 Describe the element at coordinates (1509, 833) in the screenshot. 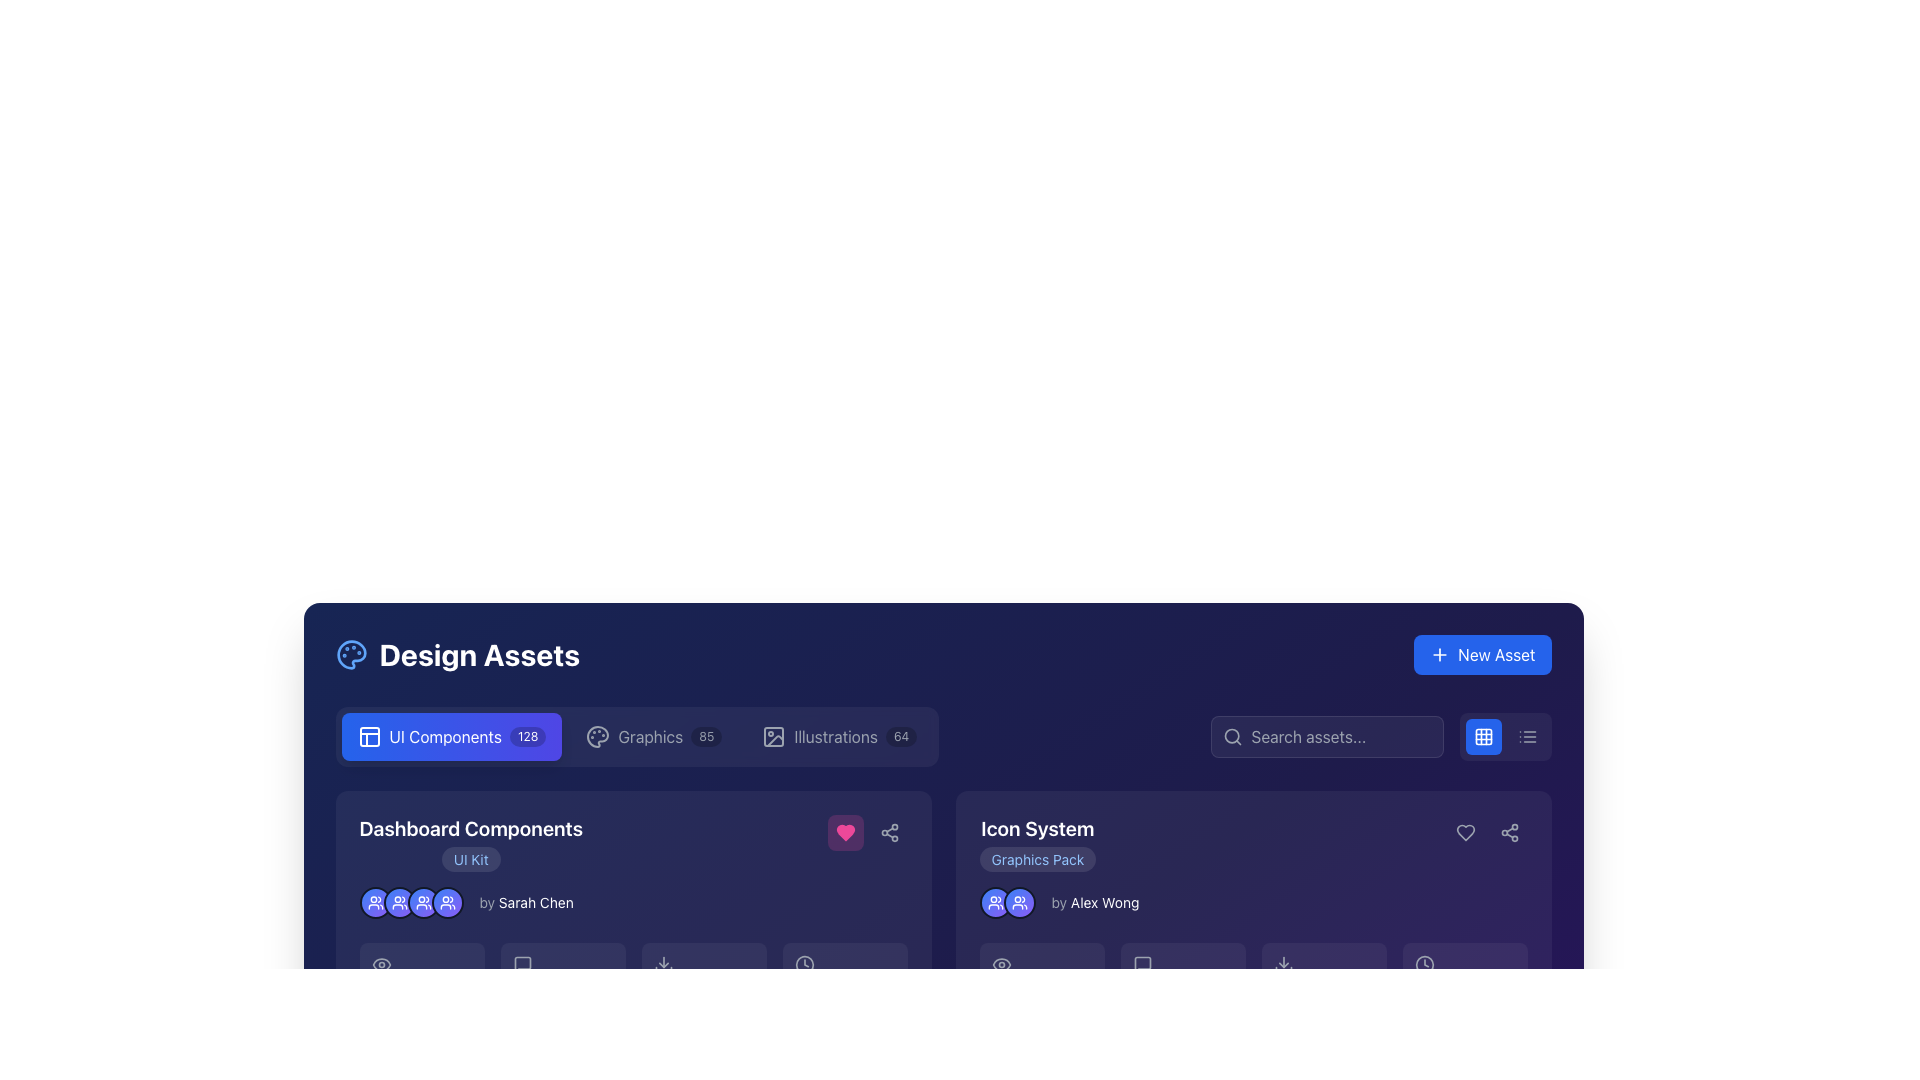

I see `the share button located to the right of the heart-shaped icon button in the top-right corner of the interface` at that location.